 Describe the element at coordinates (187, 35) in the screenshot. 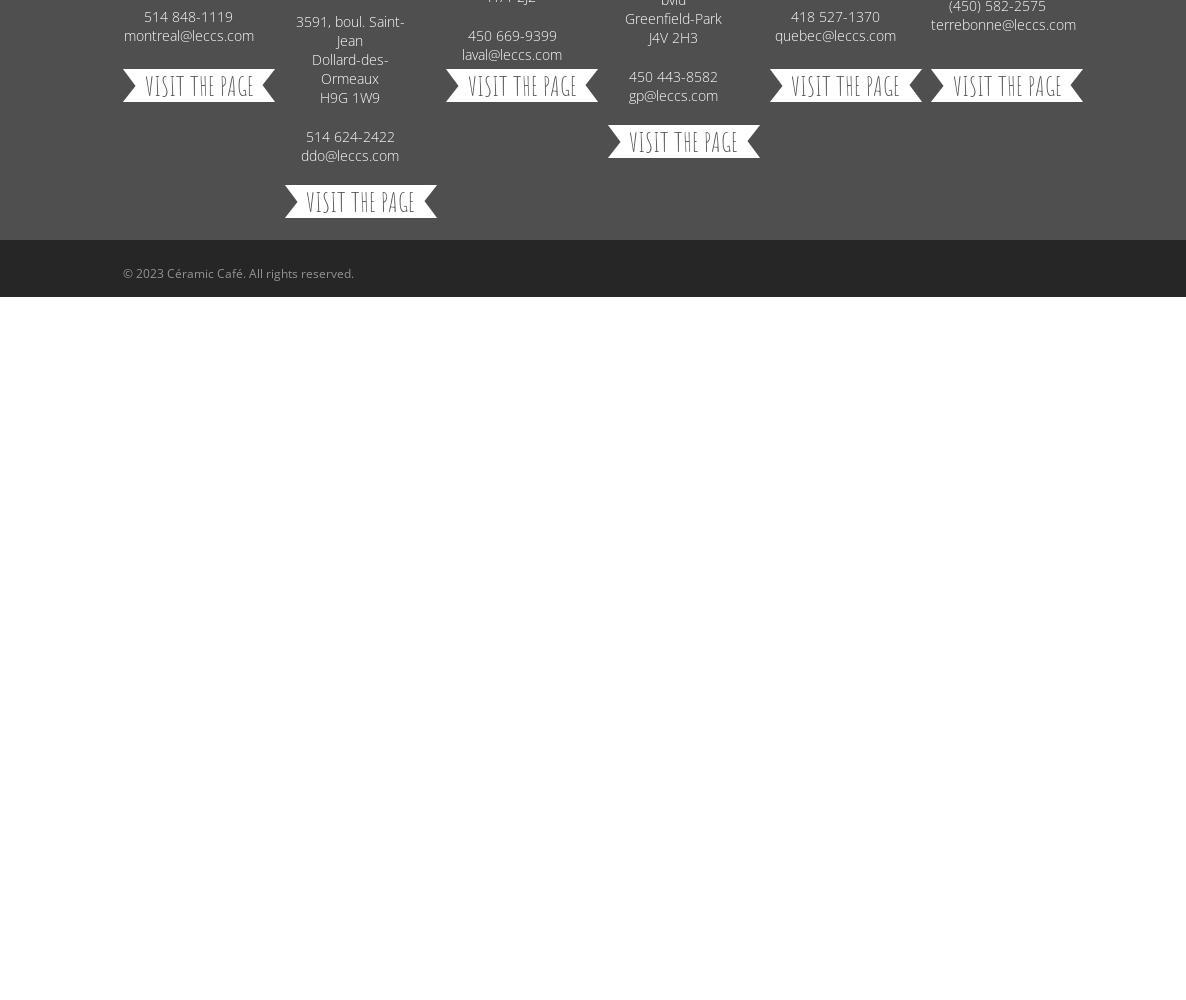

I see `'montreal@leccs.com'` at that location.